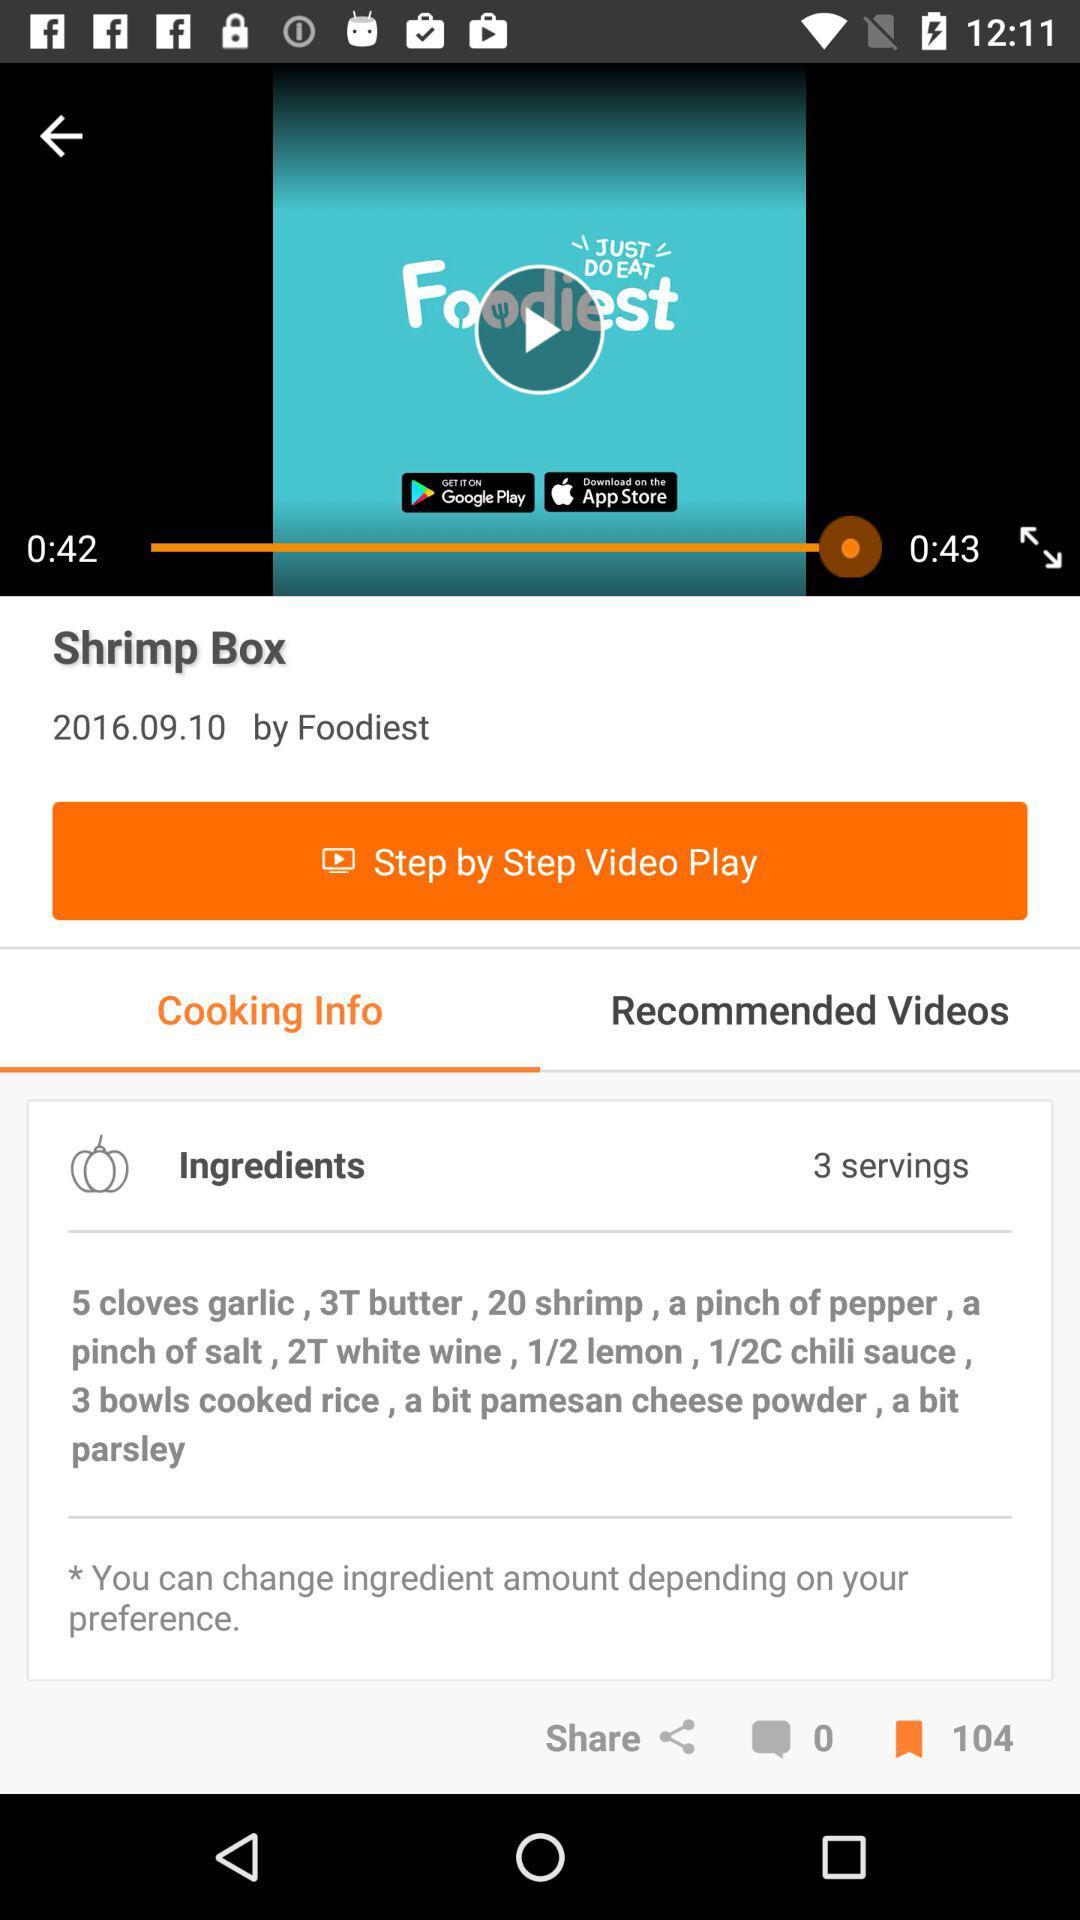 The image size is (1080, 1920). Describe the element at coordinates (60, 135) in the screenshot. I see `go back` at that location.